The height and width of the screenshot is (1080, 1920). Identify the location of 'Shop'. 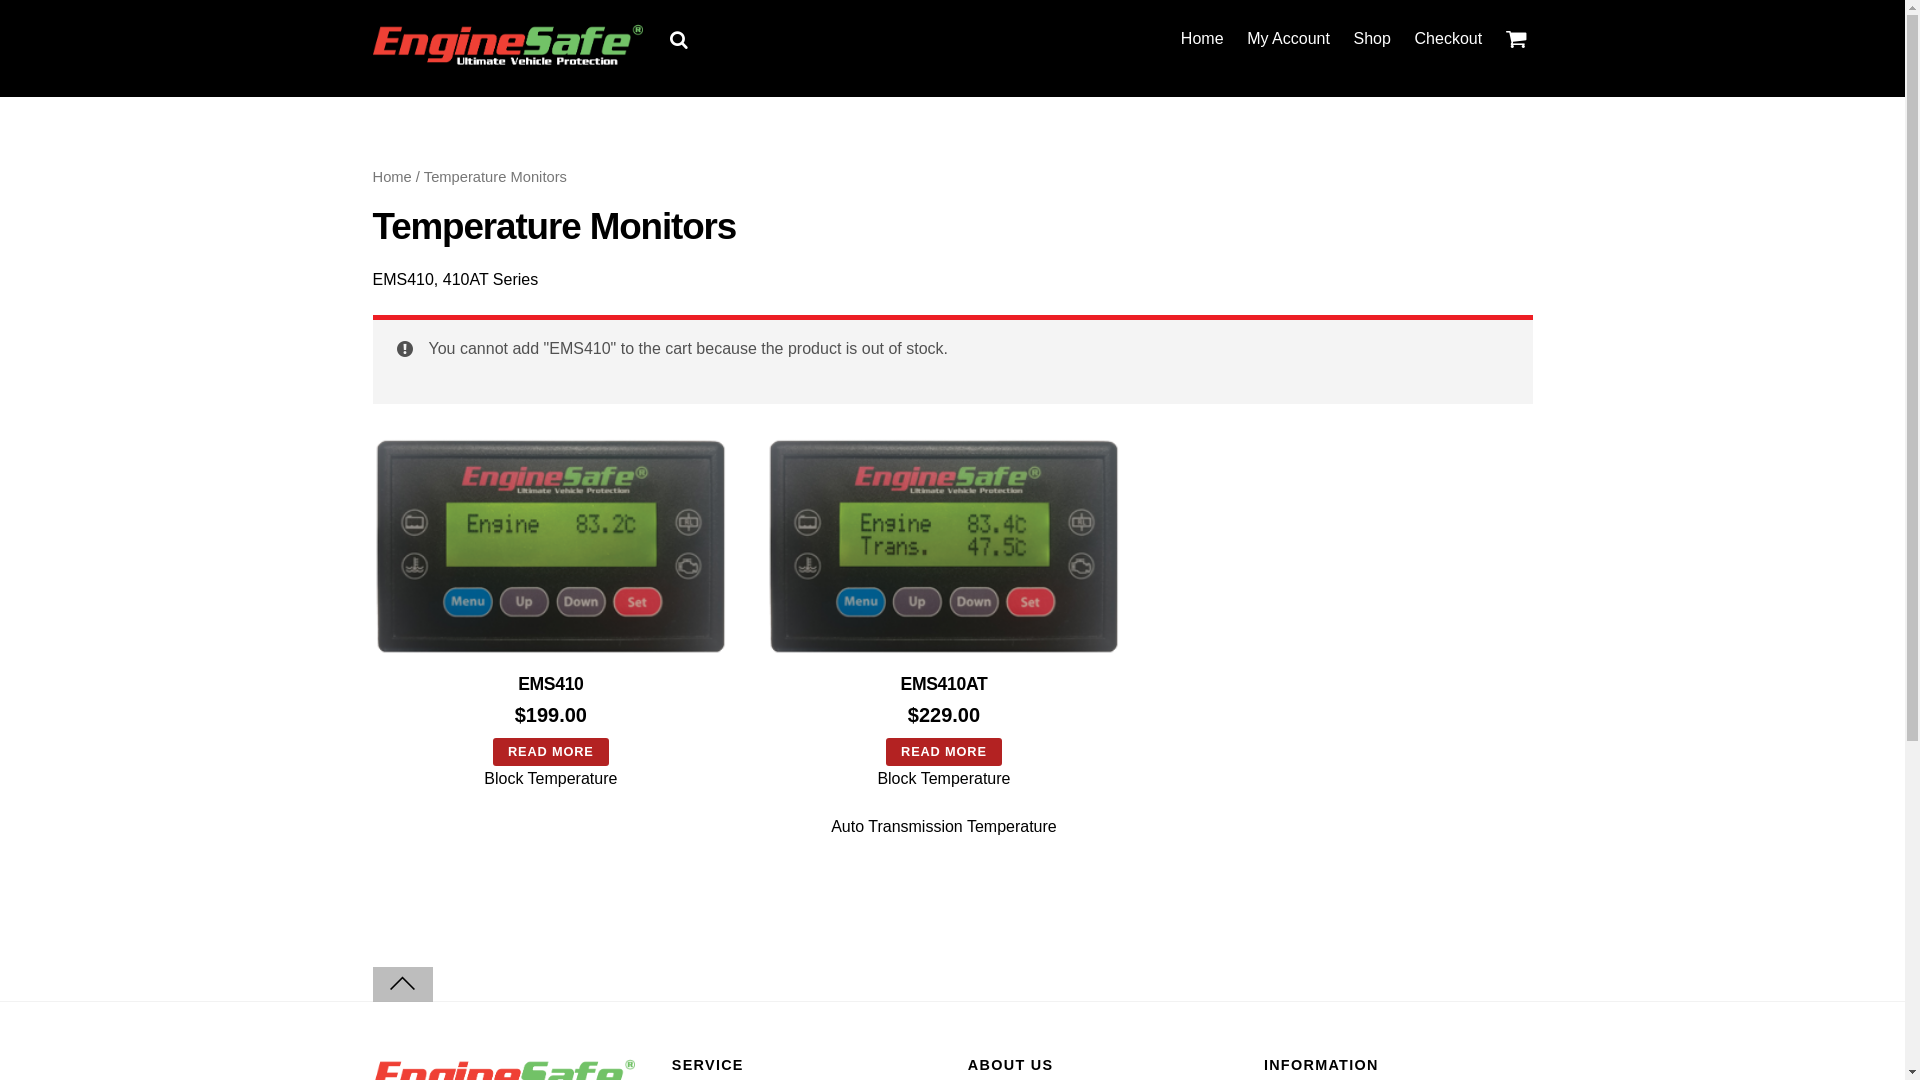
(1371, 38).